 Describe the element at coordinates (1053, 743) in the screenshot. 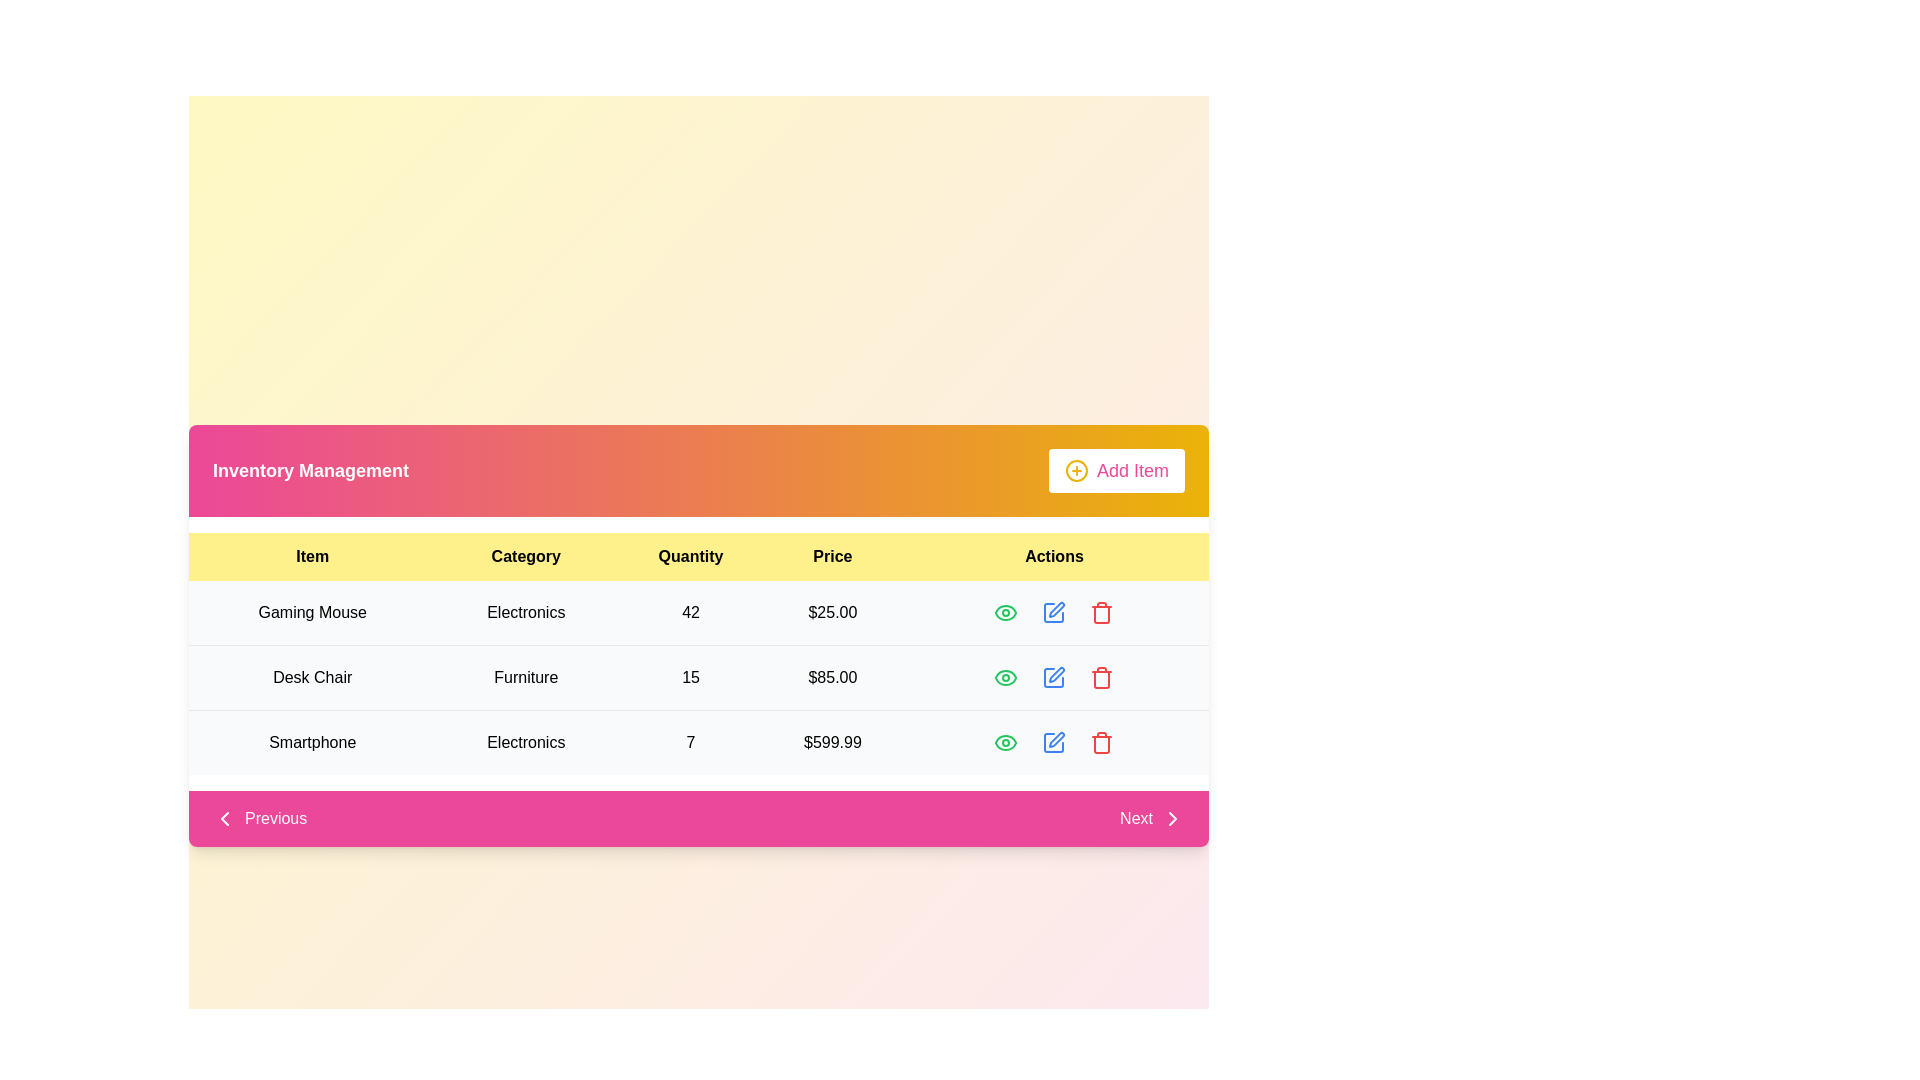

I see `the 'Edit' icon, which is a blue stroked square with a modified top edge located in the 'Actions' column of the third row in the table` at that location.